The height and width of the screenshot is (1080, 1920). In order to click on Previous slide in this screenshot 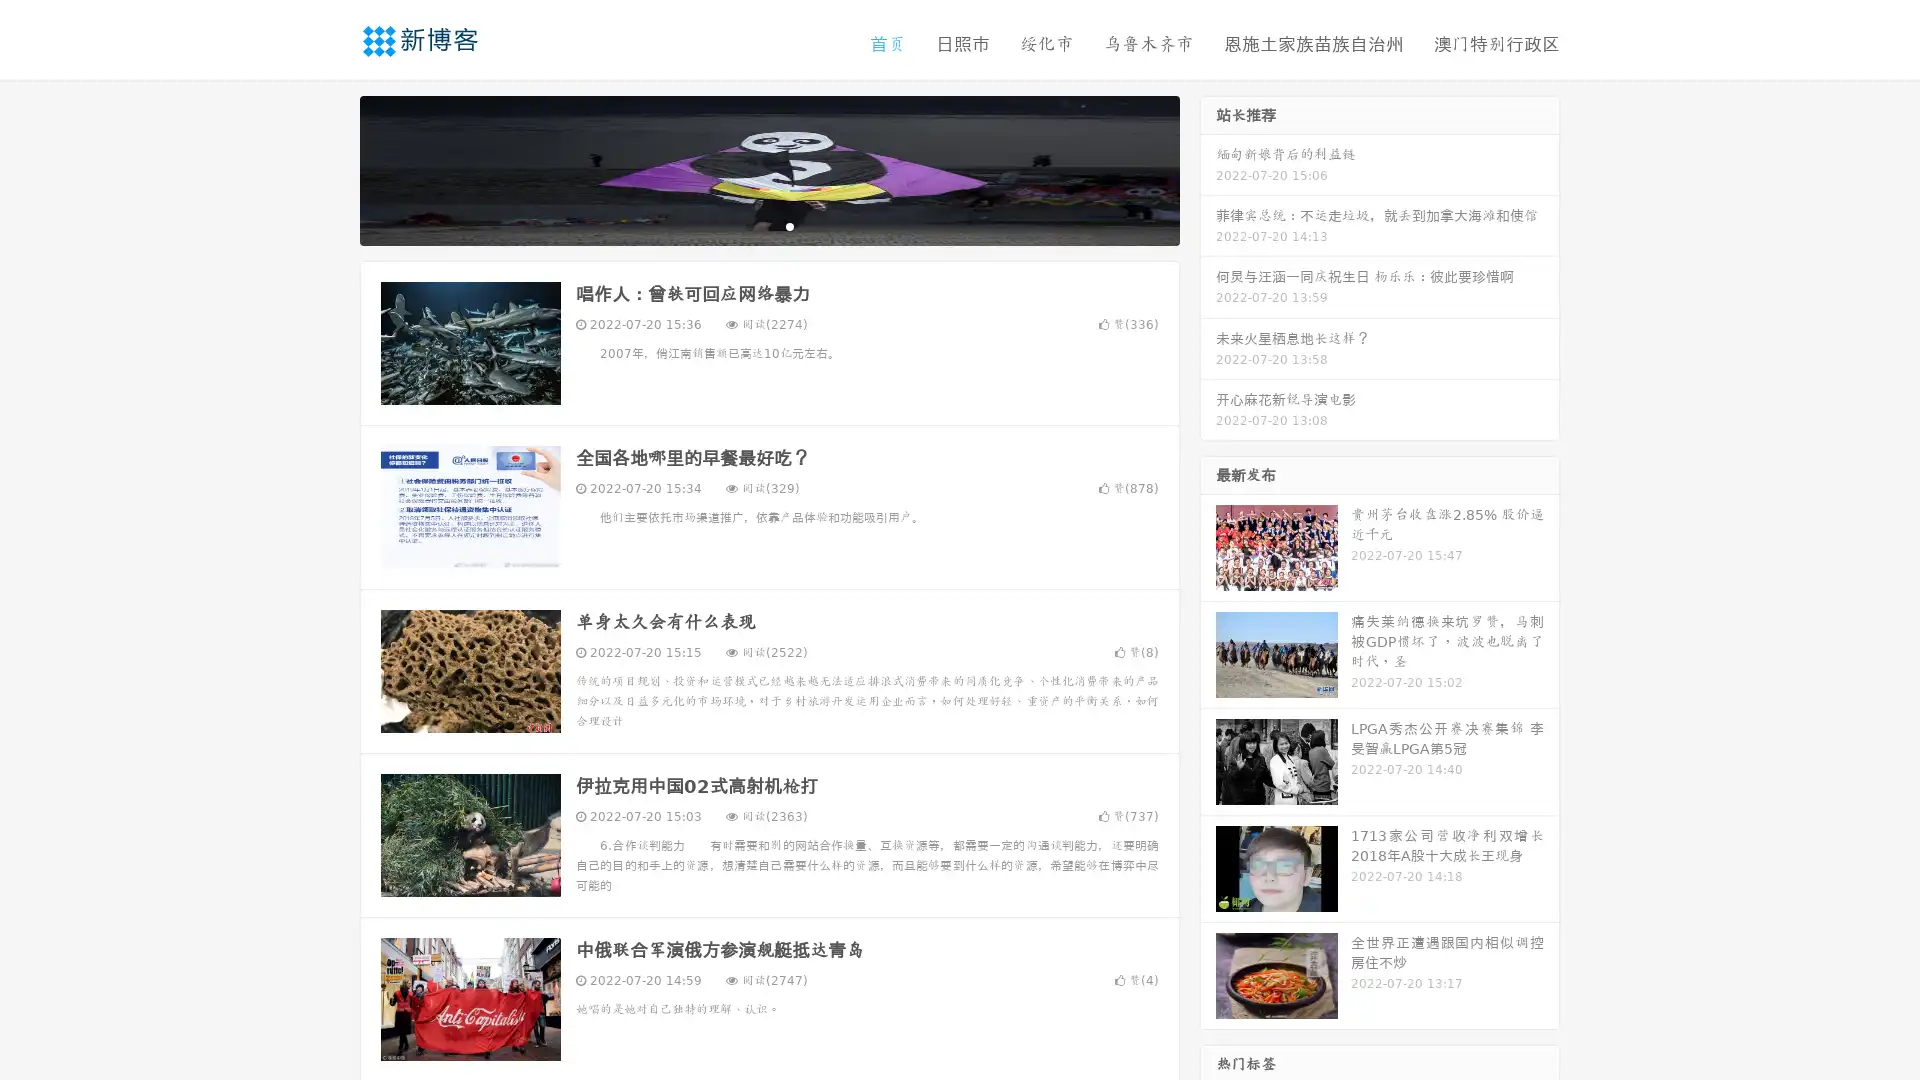, I will do `click(330, 168)`.